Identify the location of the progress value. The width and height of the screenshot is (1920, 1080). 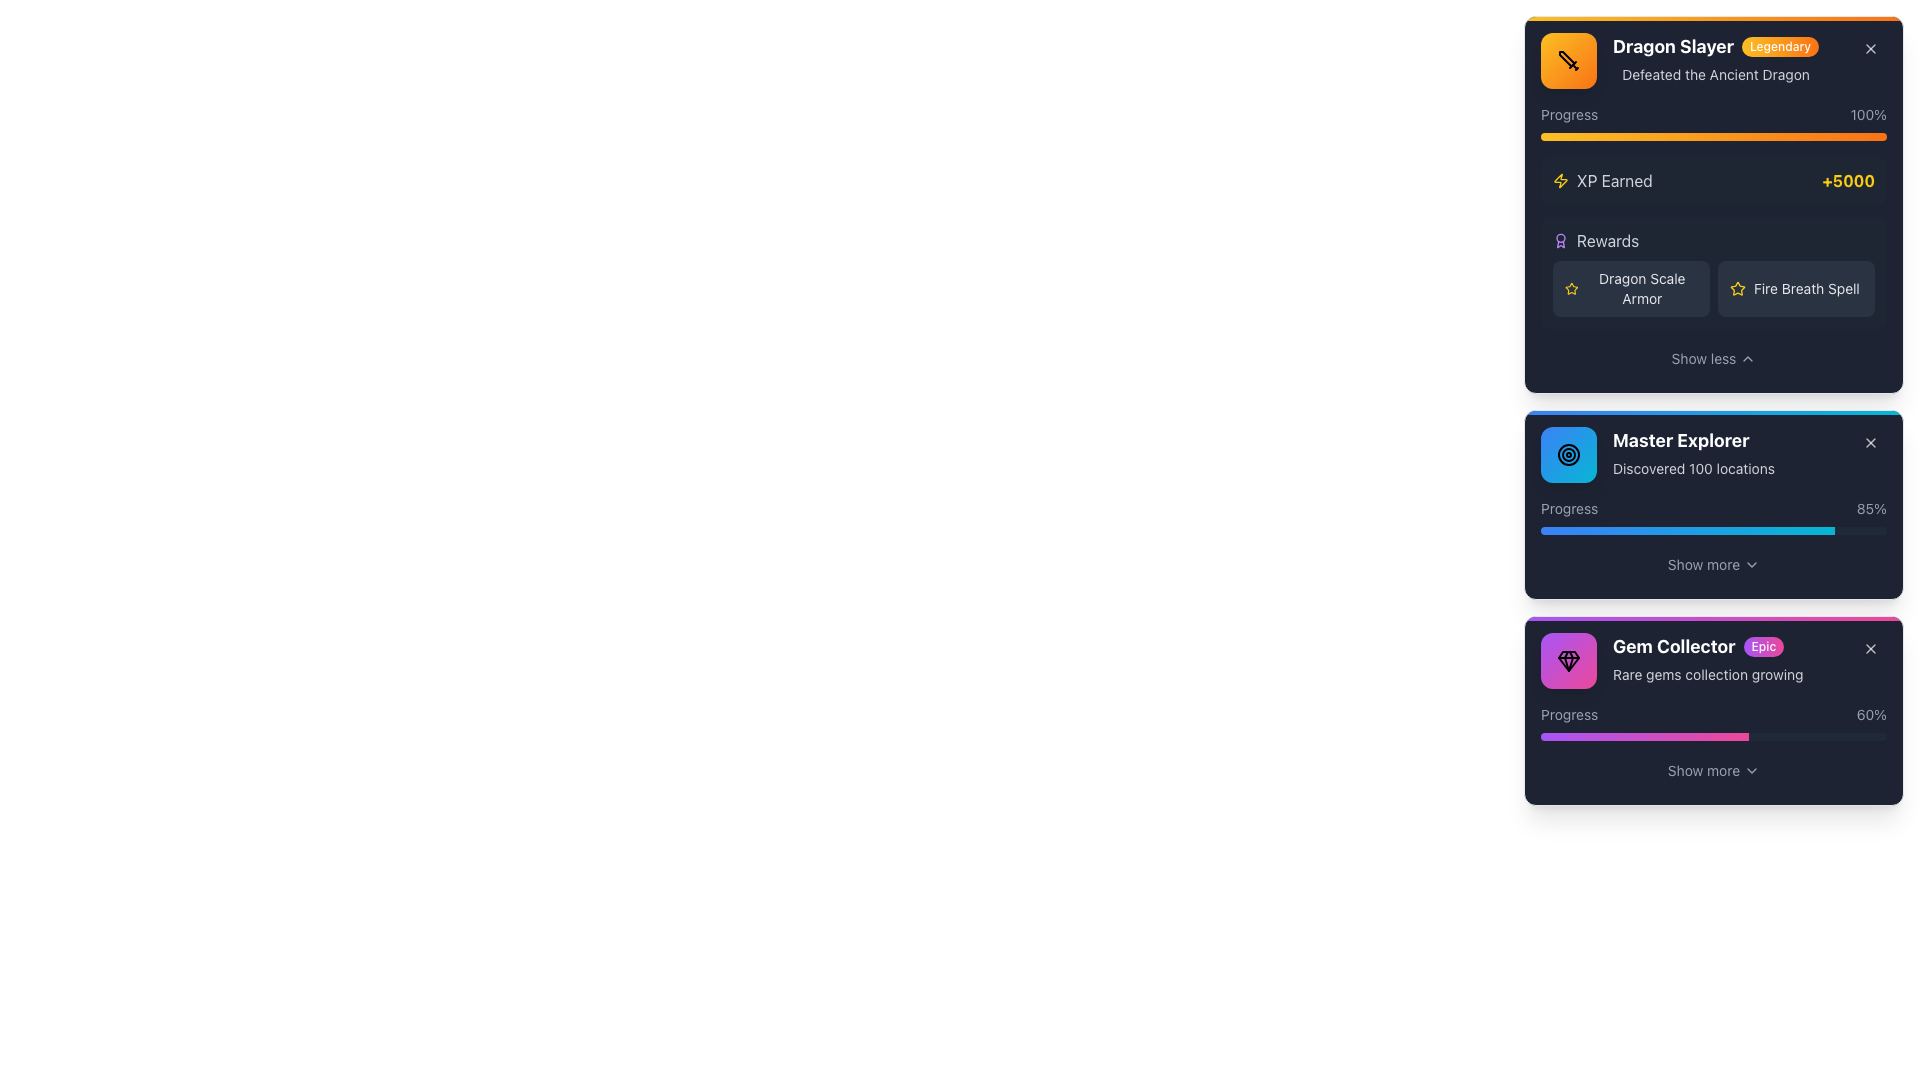
(1642, 736).